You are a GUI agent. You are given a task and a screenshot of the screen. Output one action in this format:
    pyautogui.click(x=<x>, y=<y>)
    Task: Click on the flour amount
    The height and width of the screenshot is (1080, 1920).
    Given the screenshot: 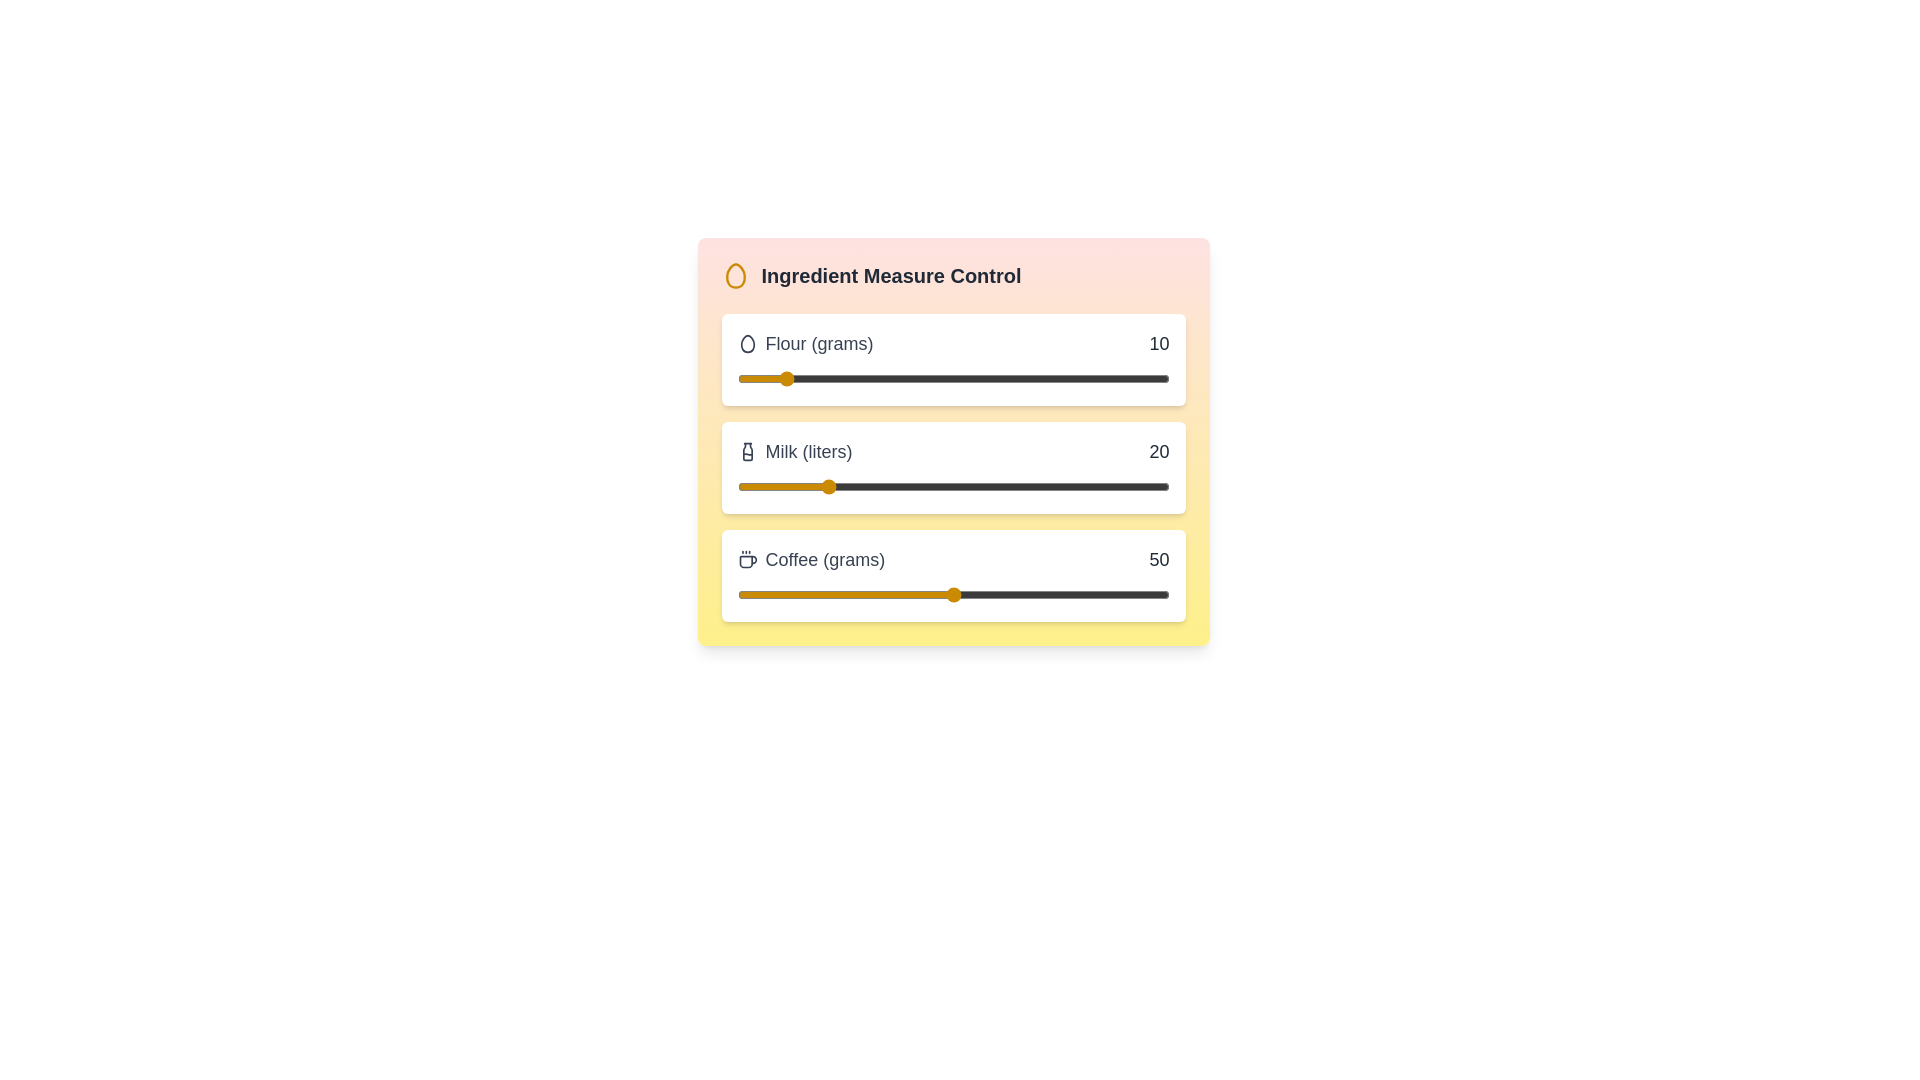 What is the action you would take?
    pyautogui.click(x=740, y=378)
    